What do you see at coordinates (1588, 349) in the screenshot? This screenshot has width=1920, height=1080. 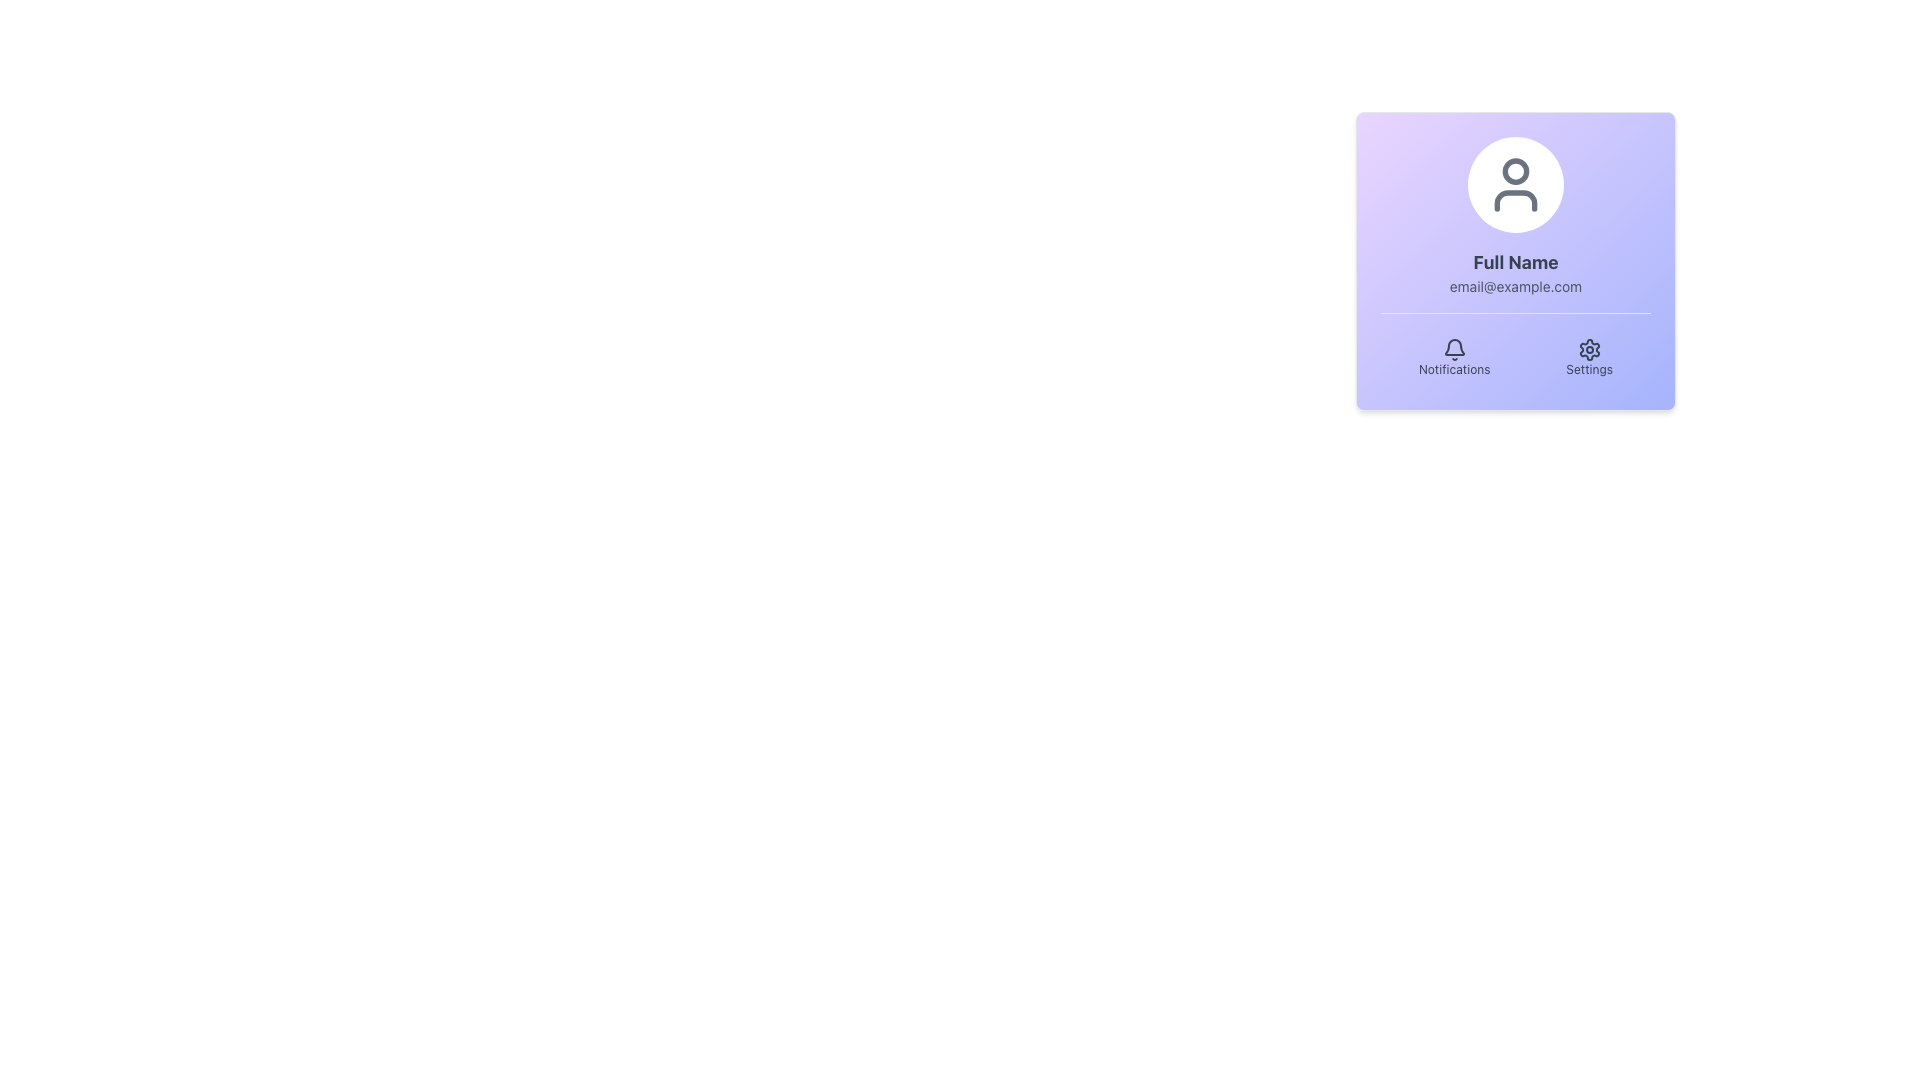 I see `the gear icon located at the bottom-right corner of the card component` at bounding box center [1588, 349].